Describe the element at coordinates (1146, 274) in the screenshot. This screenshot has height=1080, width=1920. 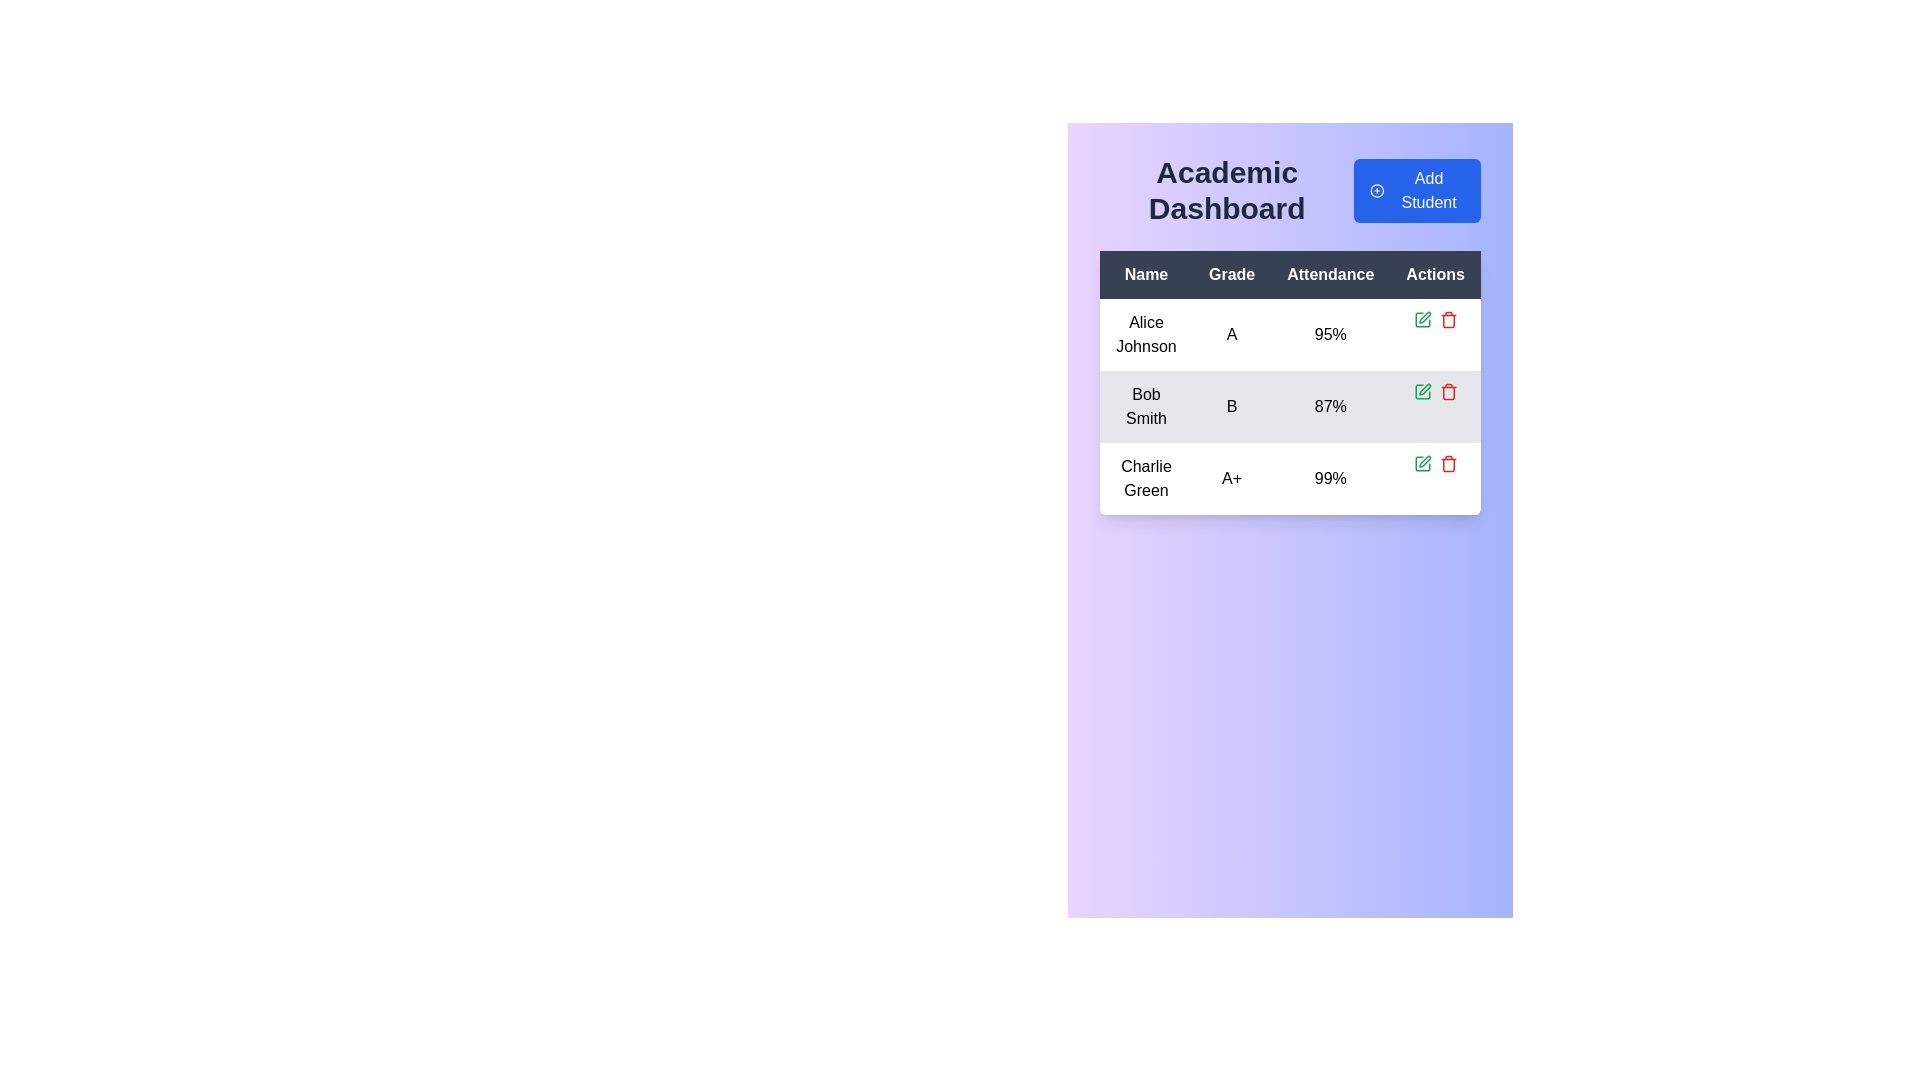
I see `text displayed in the 'Name' table header, which is styled in bold white font on a dark blue background, located at the far left of the table headers` at that location.